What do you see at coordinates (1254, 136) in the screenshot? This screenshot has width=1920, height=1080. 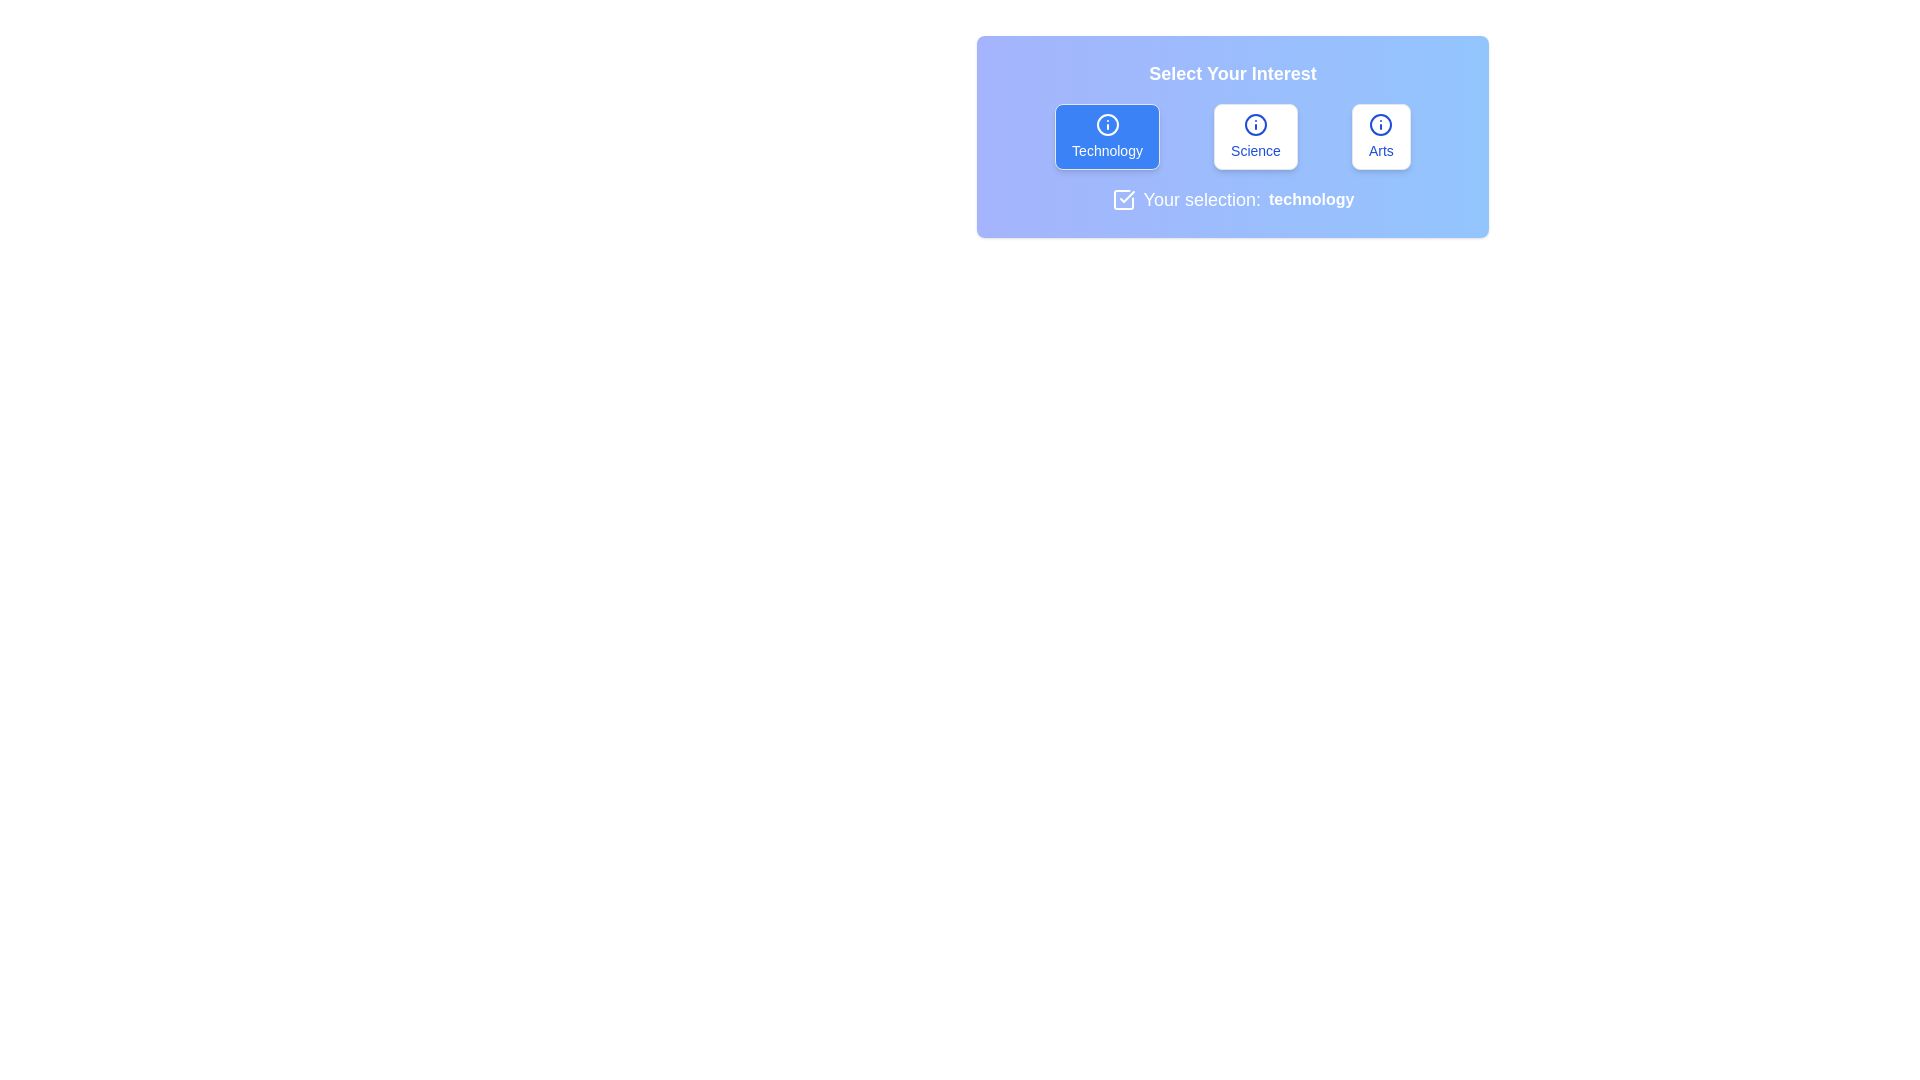 I see `the 'Science' button to select it` at bounding box center [1254, 136].